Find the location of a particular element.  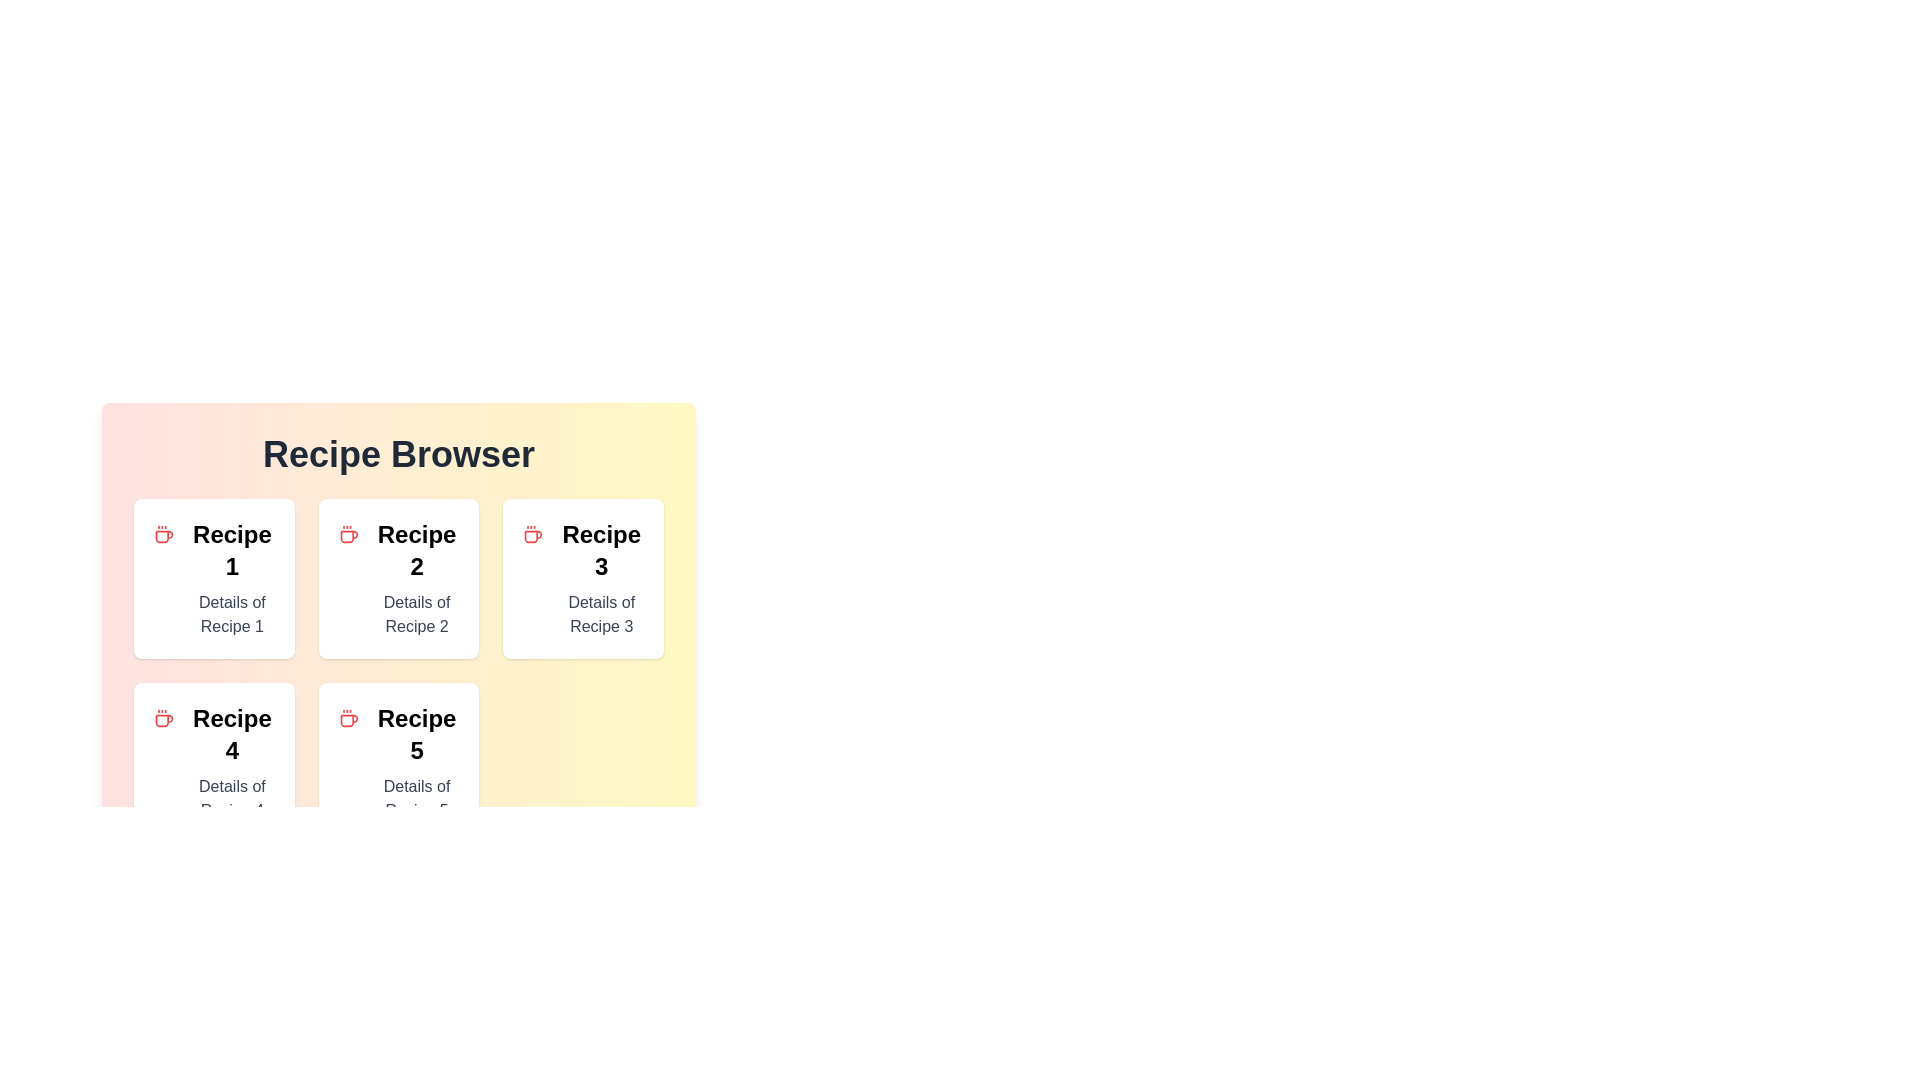

the text label displaying 'Recipe 5', which is a large, bold font text block located in the second row and second column of the recipe grid is located at coordinates (416, 735).